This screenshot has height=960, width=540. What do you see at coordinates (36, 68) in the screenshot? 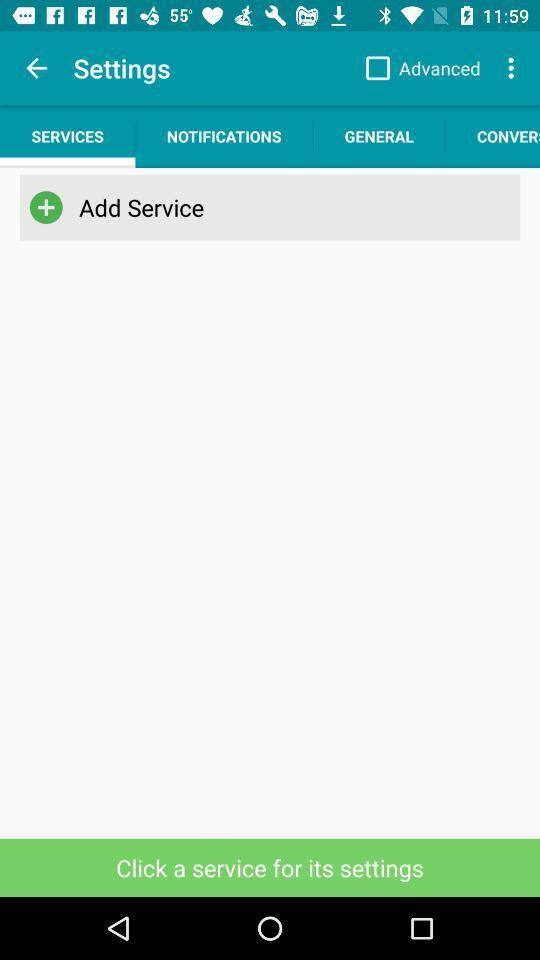
I see `the app next to settings item` at bounding box center [36, 68].